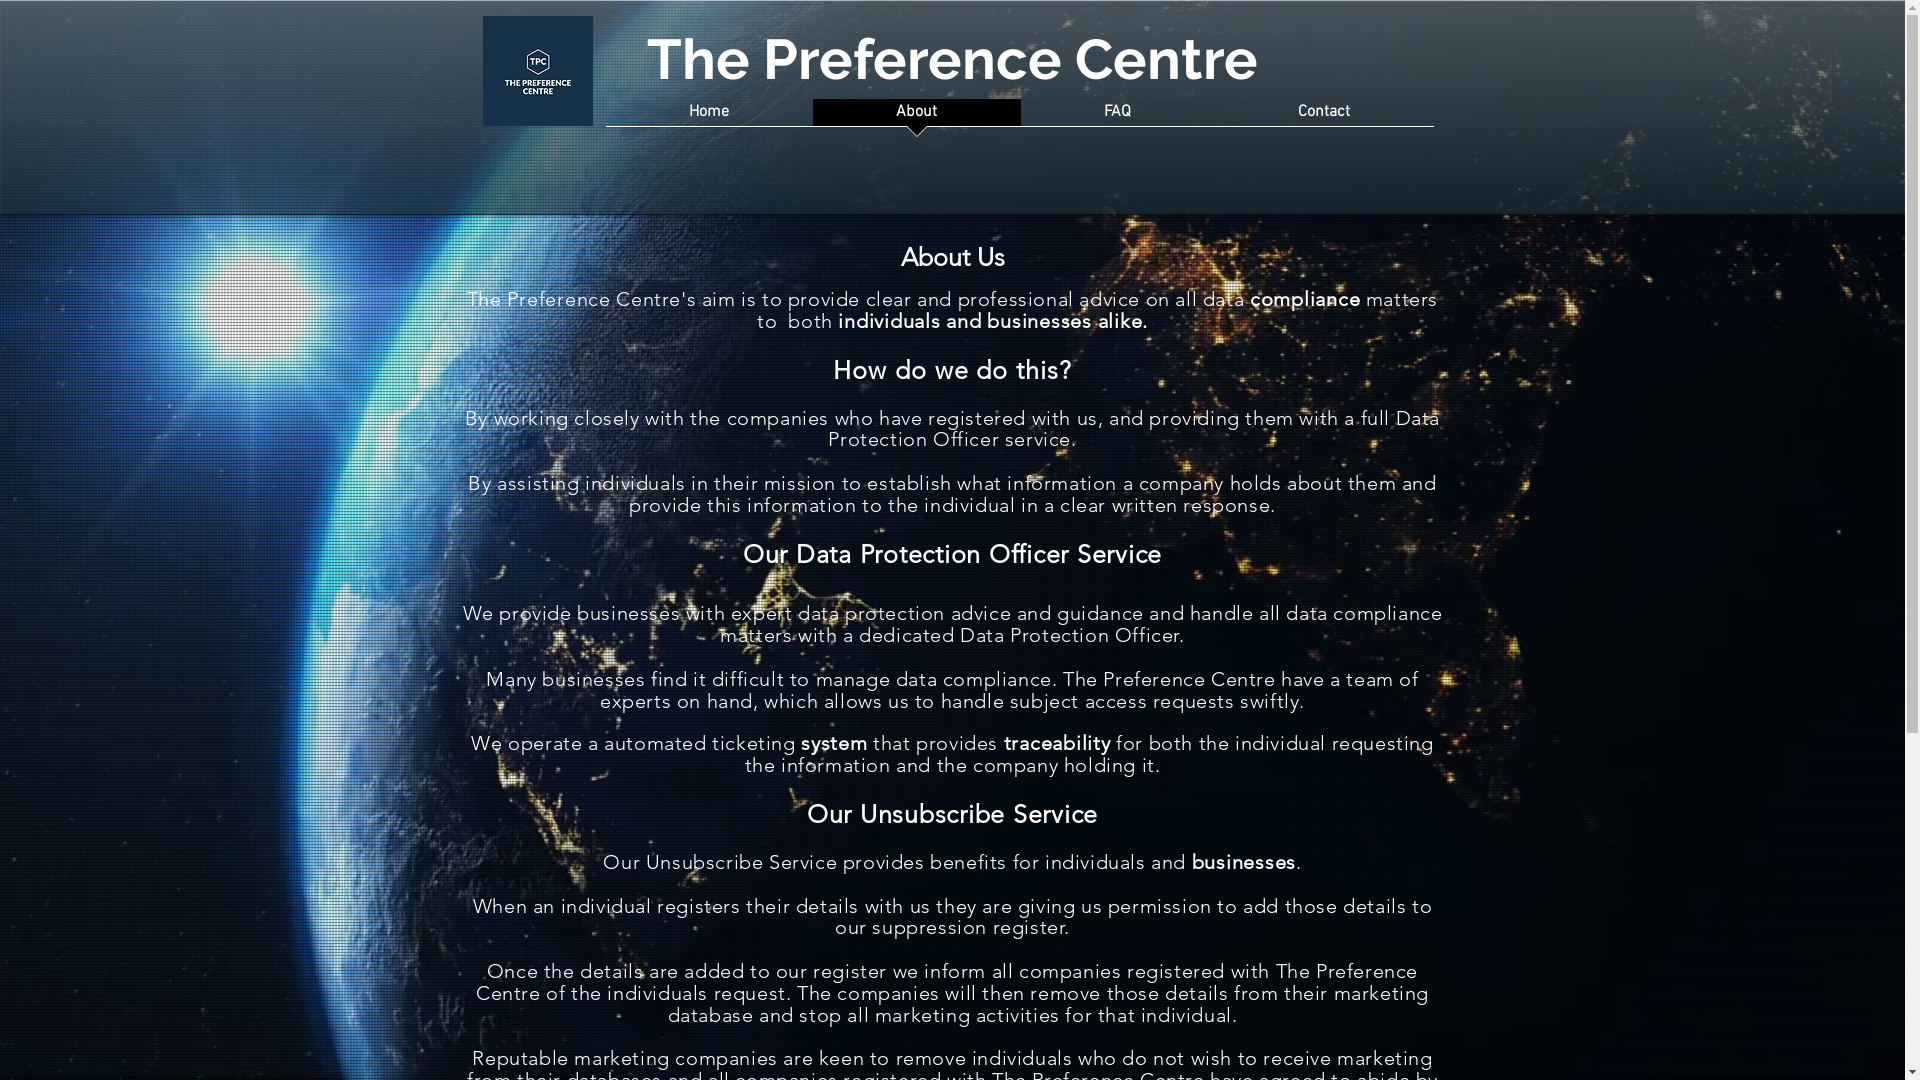 This screenshot has width=1920, height=1080. Describe the element at coordinates (1116, 119) in the screenshot. I see `'FAQ'` at that location.